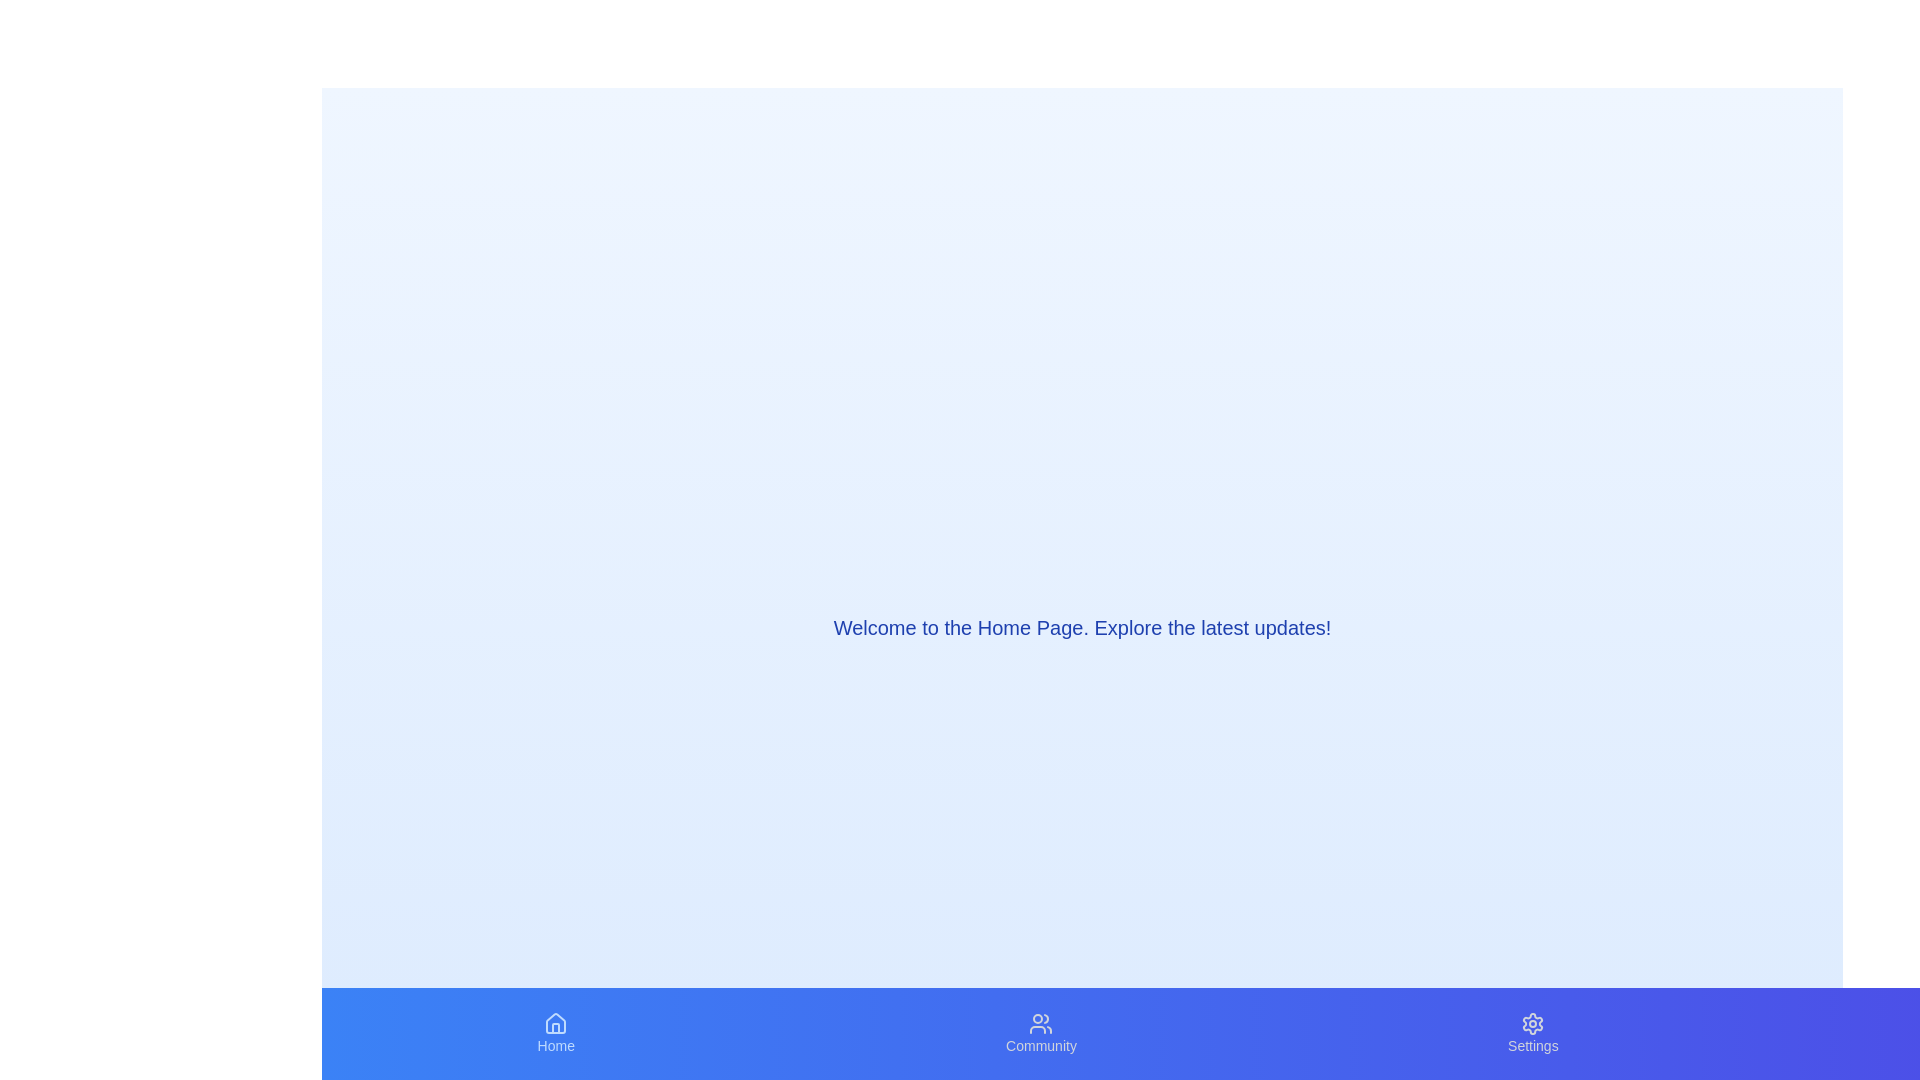 The height and width of the screenshot is (1080, 1920). Describe the element at coordinates (556, 1023) in the screenshot. I see `the house-shaped icon in the bottom navigation bar, which has a blue background and is located above the text 'Home'` at that location.